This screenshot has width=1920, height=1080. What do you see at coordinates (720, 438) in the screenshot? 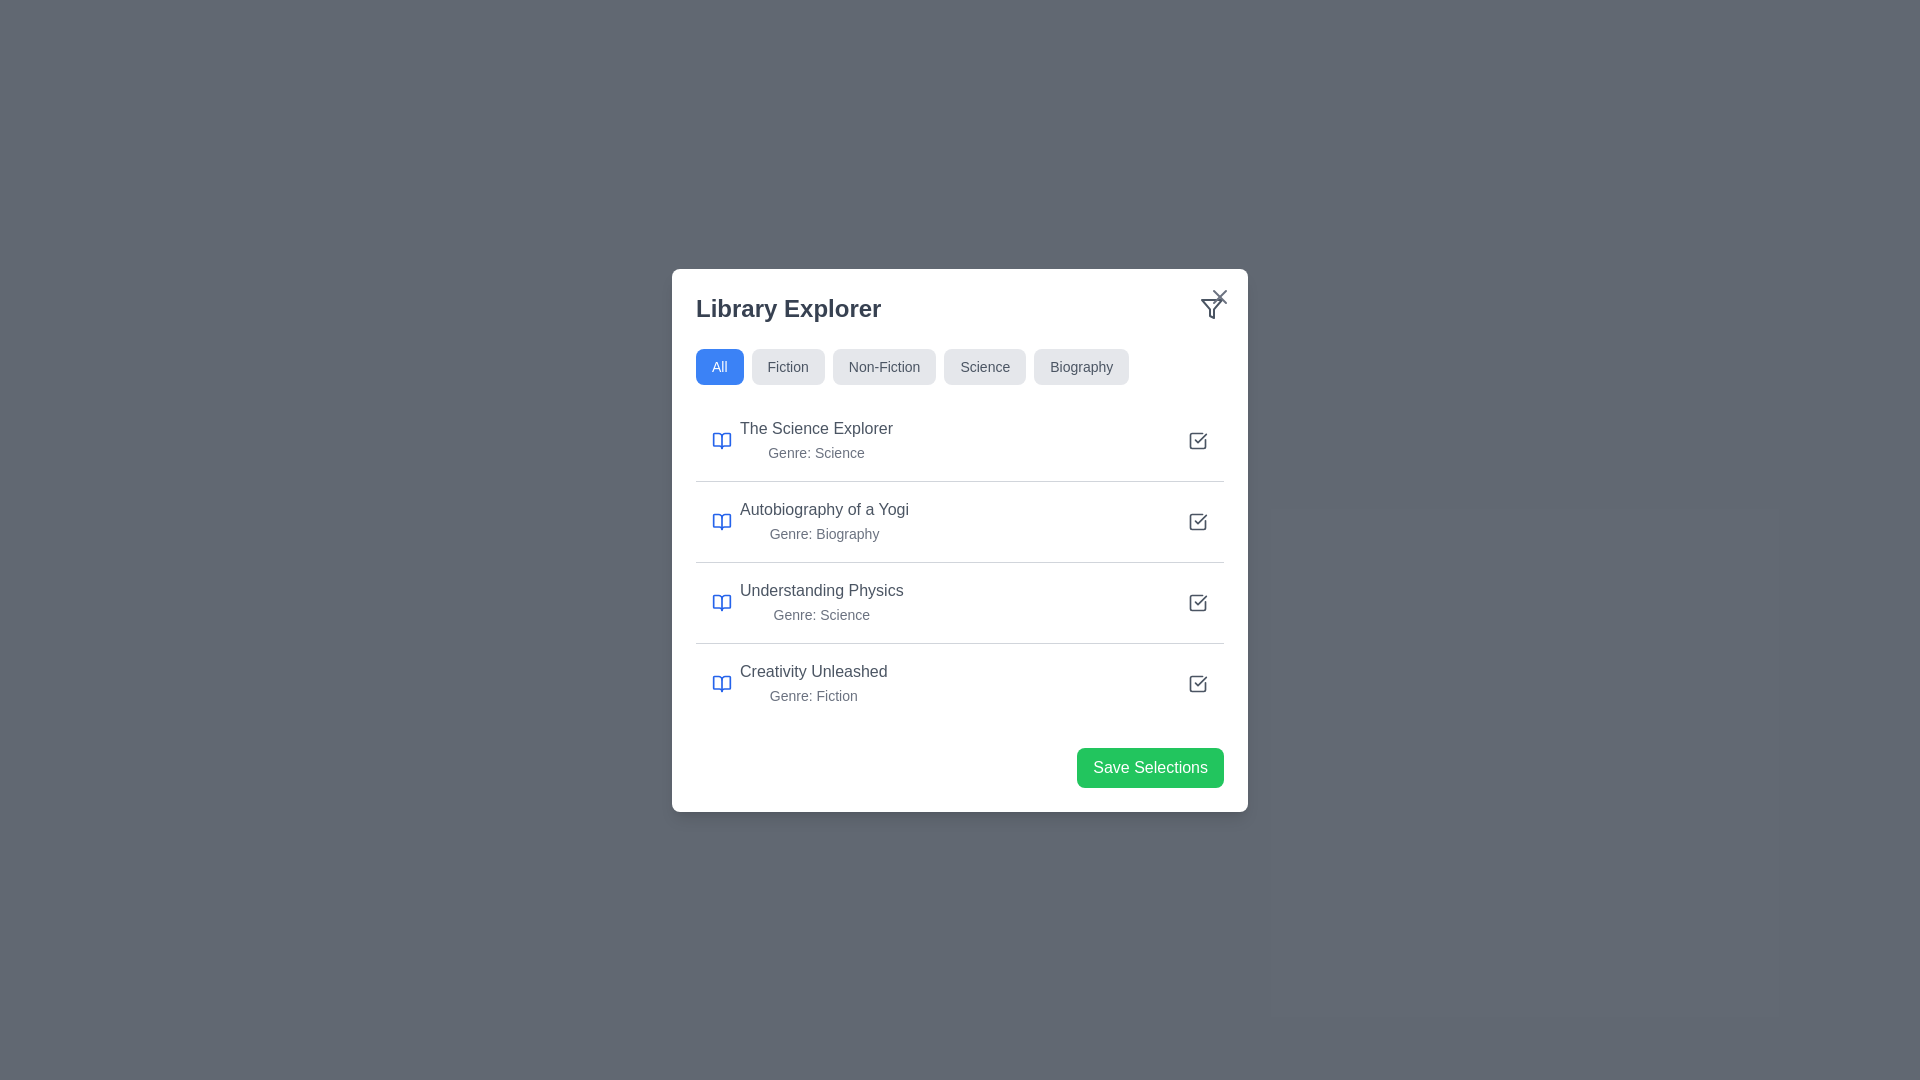
I see `the book icon representing 'The Science Explorer' located in the 'Library Explorer' section, next to the label 'The Science Explorer.'` at bounding box center [720, 438].